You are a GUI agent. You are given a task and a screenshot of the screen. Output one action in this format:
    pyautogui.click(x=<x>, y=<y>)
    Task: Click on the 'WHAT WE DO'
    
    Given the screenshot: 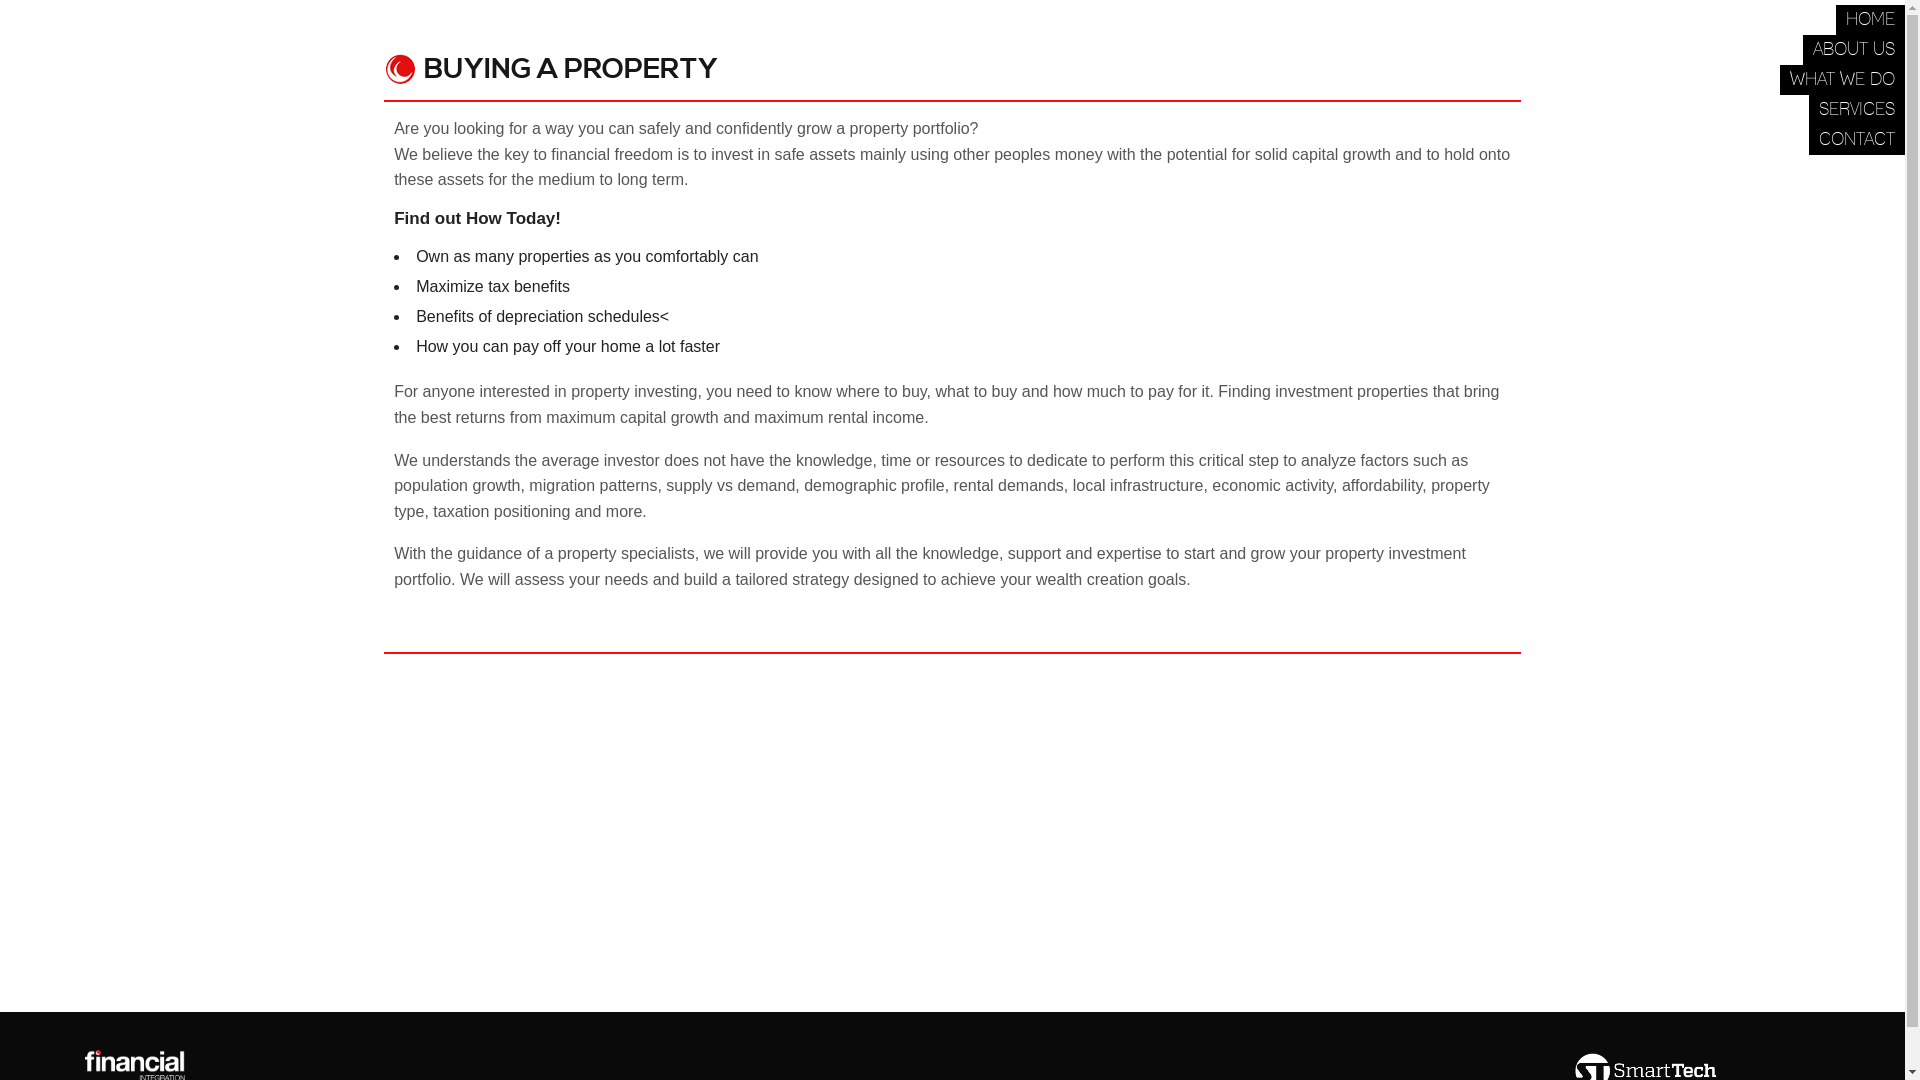 What is the action you would take?
    pyautogui.click(x=1841, y=79)
    